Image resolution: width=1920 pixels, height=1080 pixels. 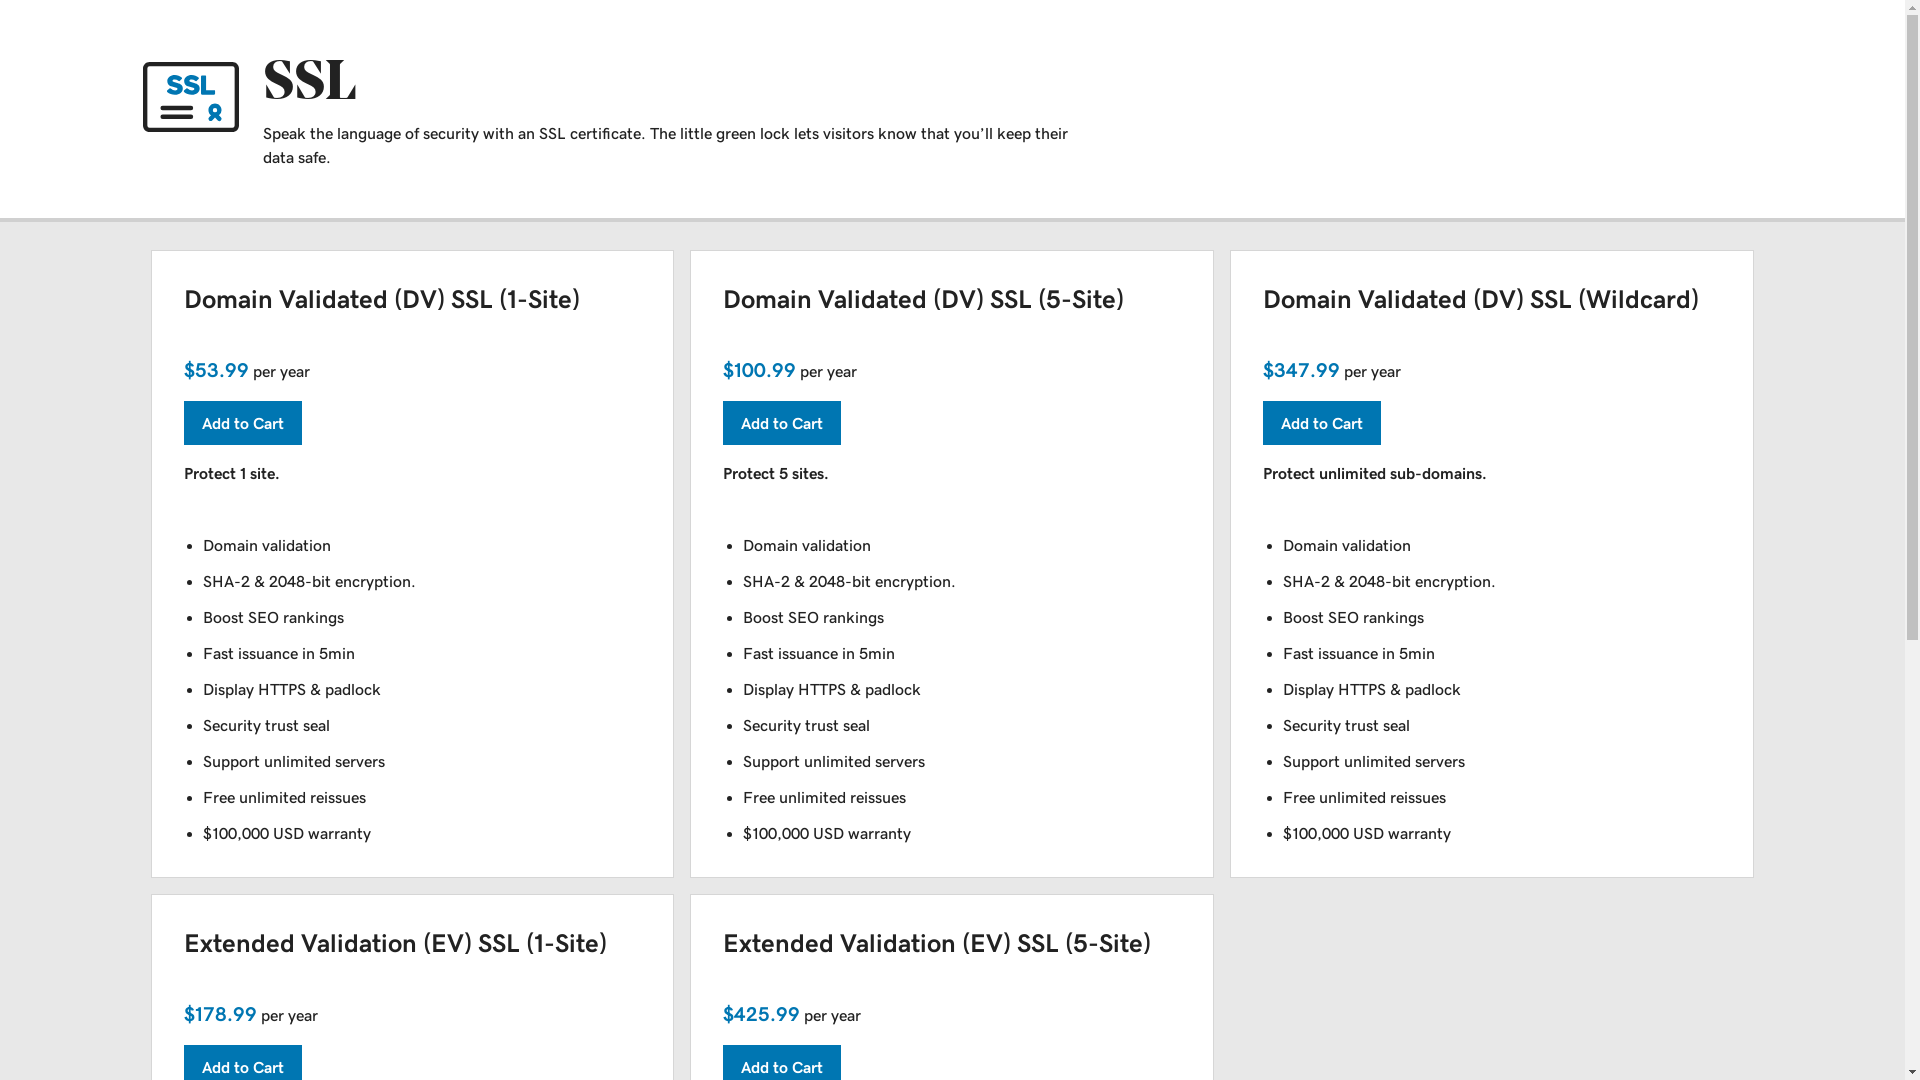 What do you see at coordinates (242, 422) in the screenshot?
I see `'Add to Cart'` at bounding box center [242, 422].